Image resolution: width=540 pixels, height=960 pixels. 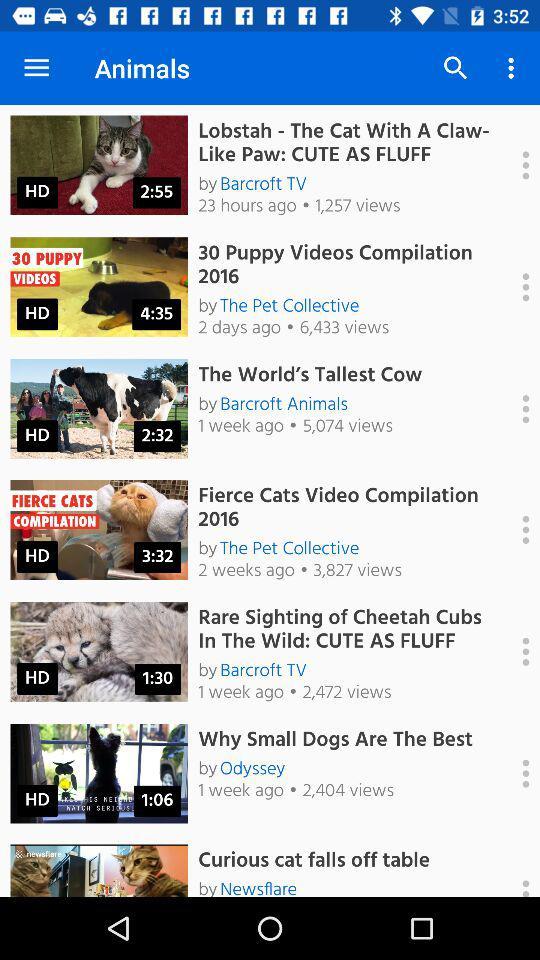 I want to click on options menu for video, so click(x=515, y=869).